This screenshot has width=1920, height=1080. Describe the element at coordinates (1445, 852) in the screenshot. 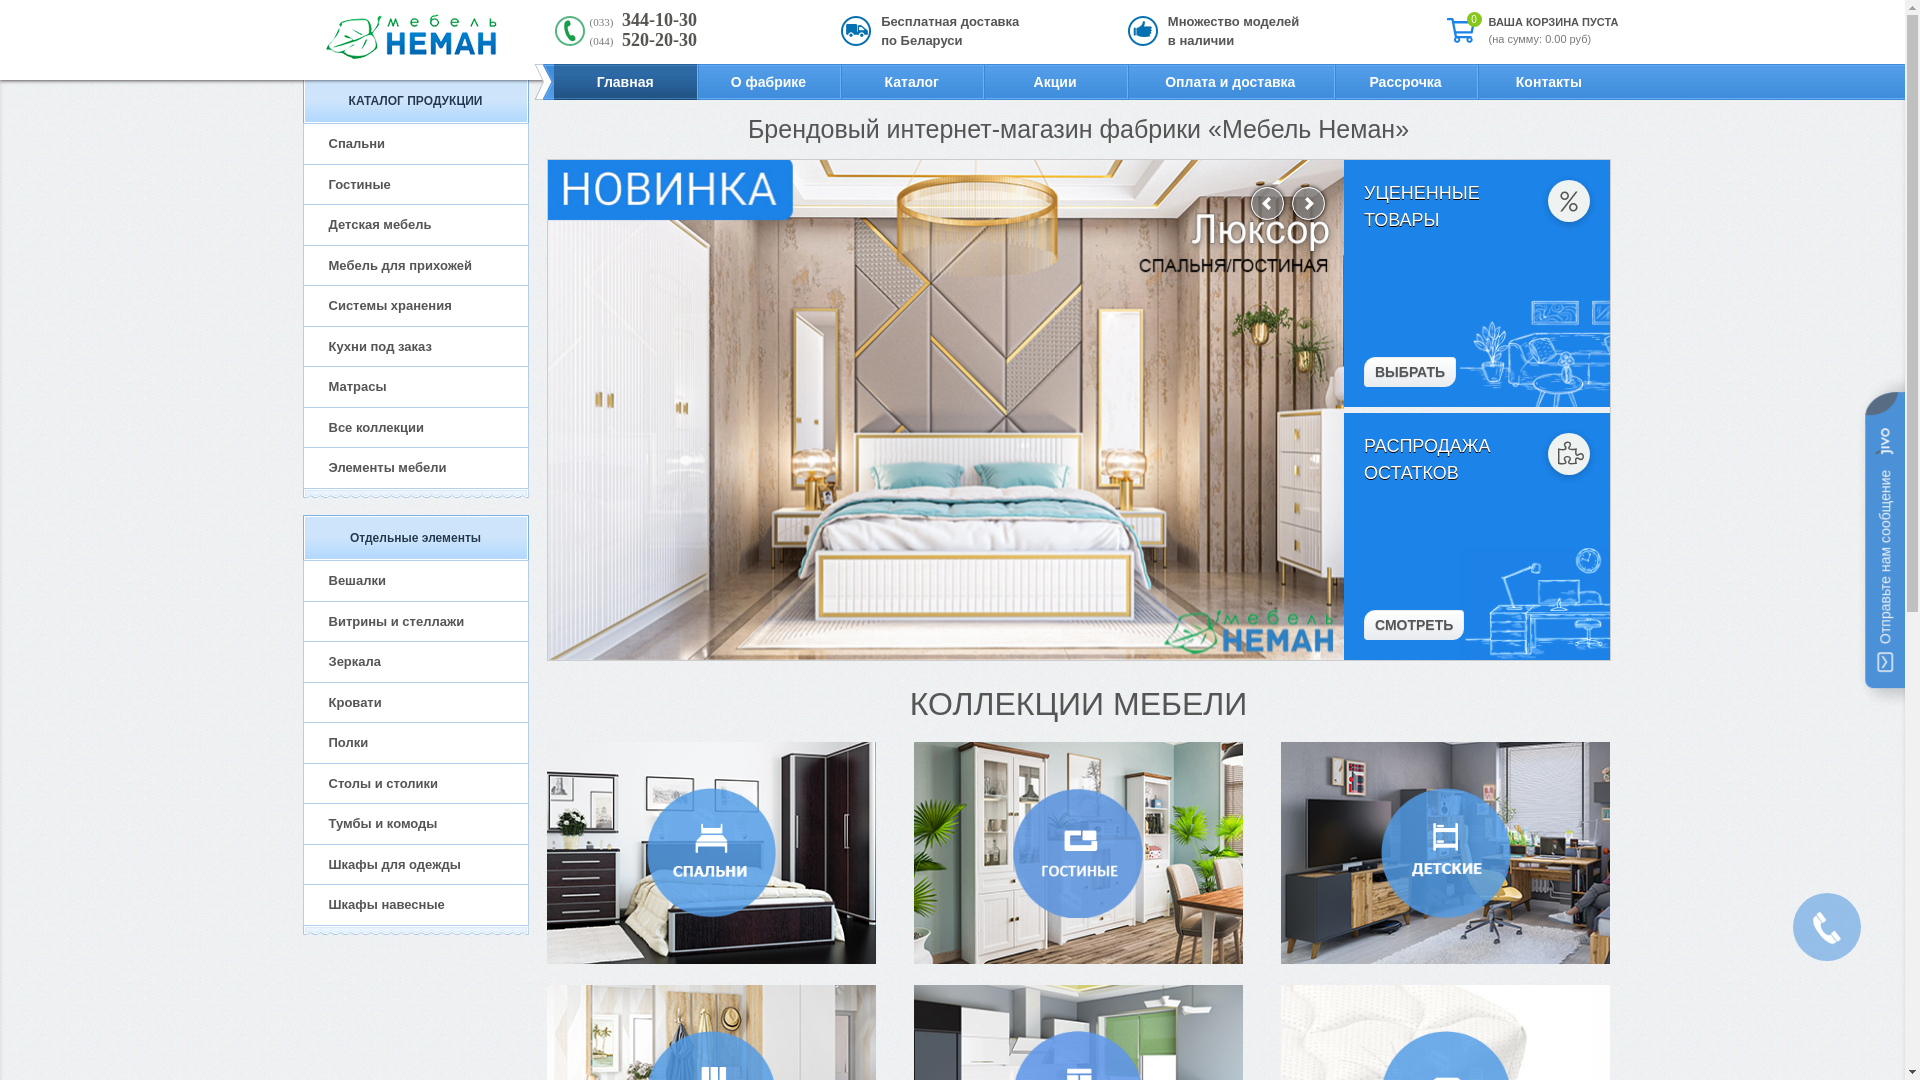

I see `'detskaya-neman'` at that location.